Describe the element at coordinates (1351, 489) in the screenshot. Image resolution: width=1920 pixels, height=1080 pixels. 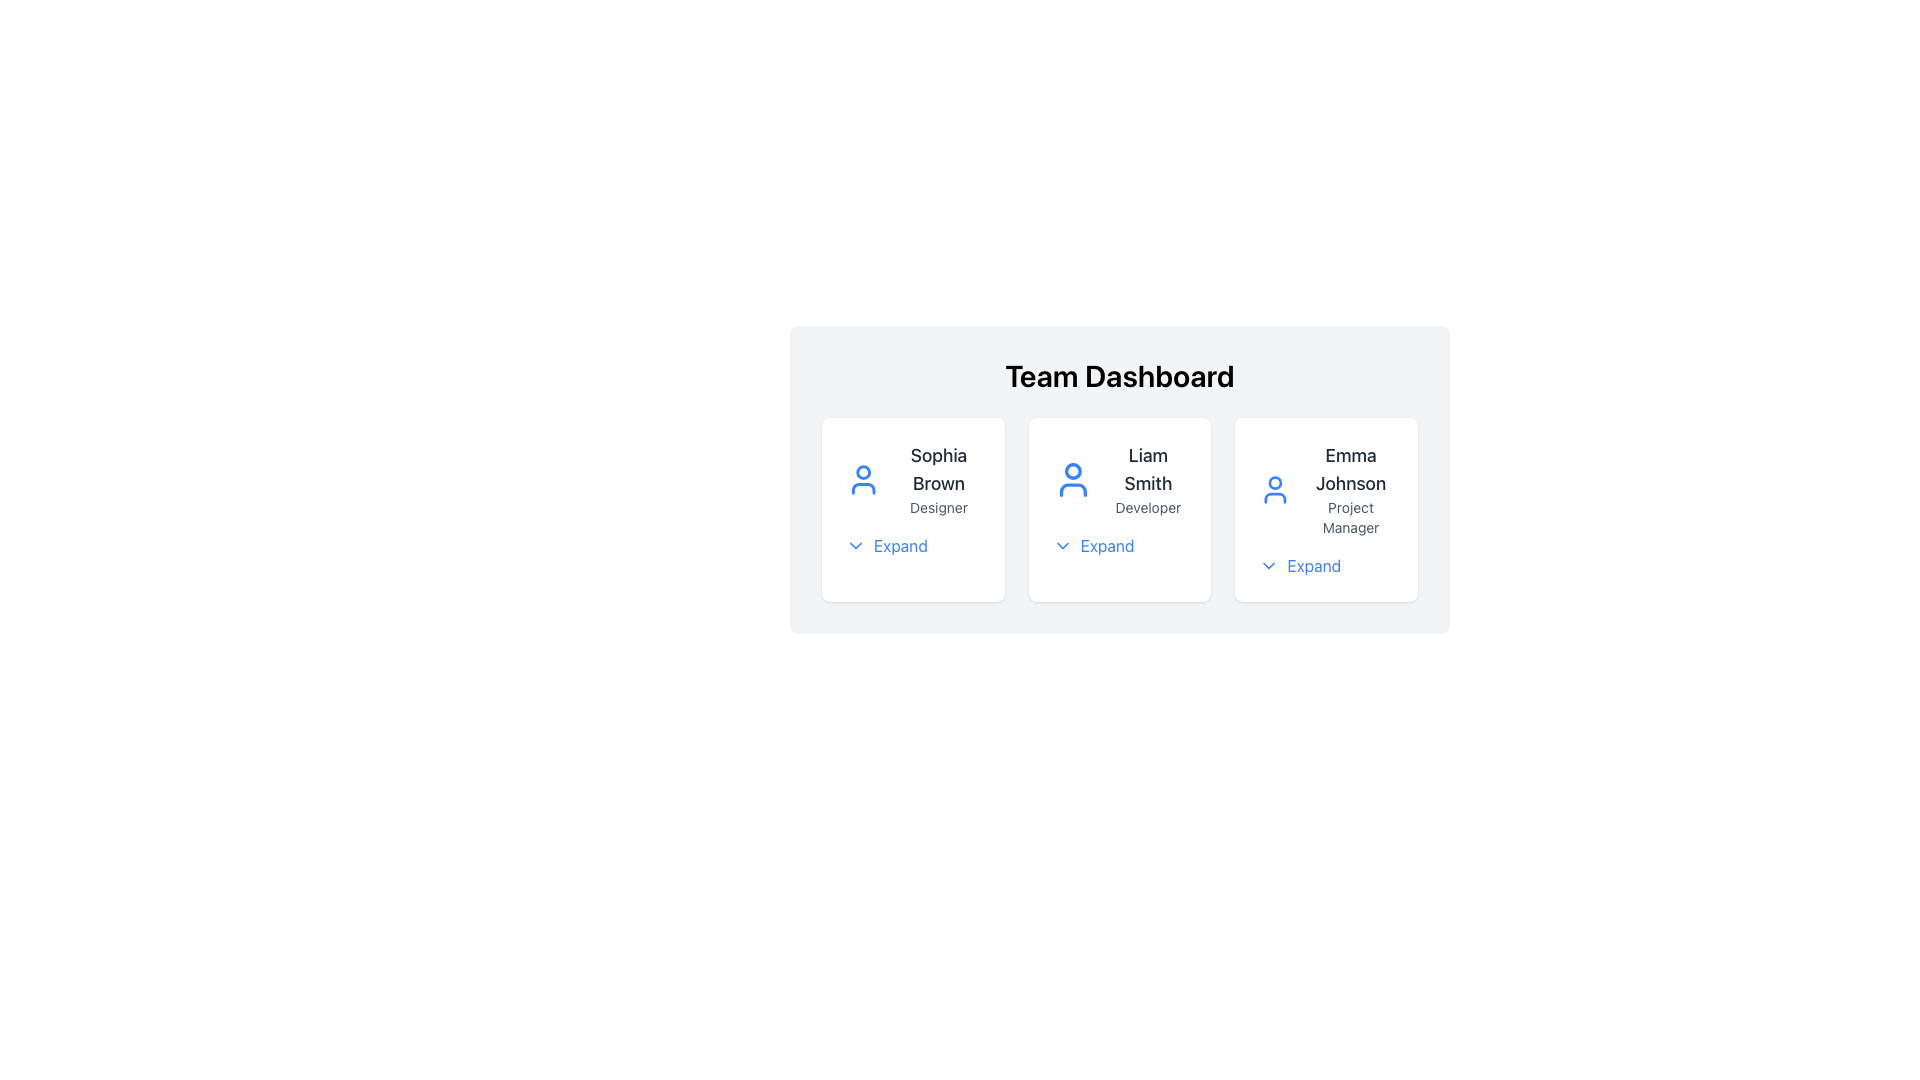
I see `the Text Display that shows the user's name and role within the team, located as the third item from the left in the horizontal row of profile cards under the 'Team Dashboard' heading` at that location.